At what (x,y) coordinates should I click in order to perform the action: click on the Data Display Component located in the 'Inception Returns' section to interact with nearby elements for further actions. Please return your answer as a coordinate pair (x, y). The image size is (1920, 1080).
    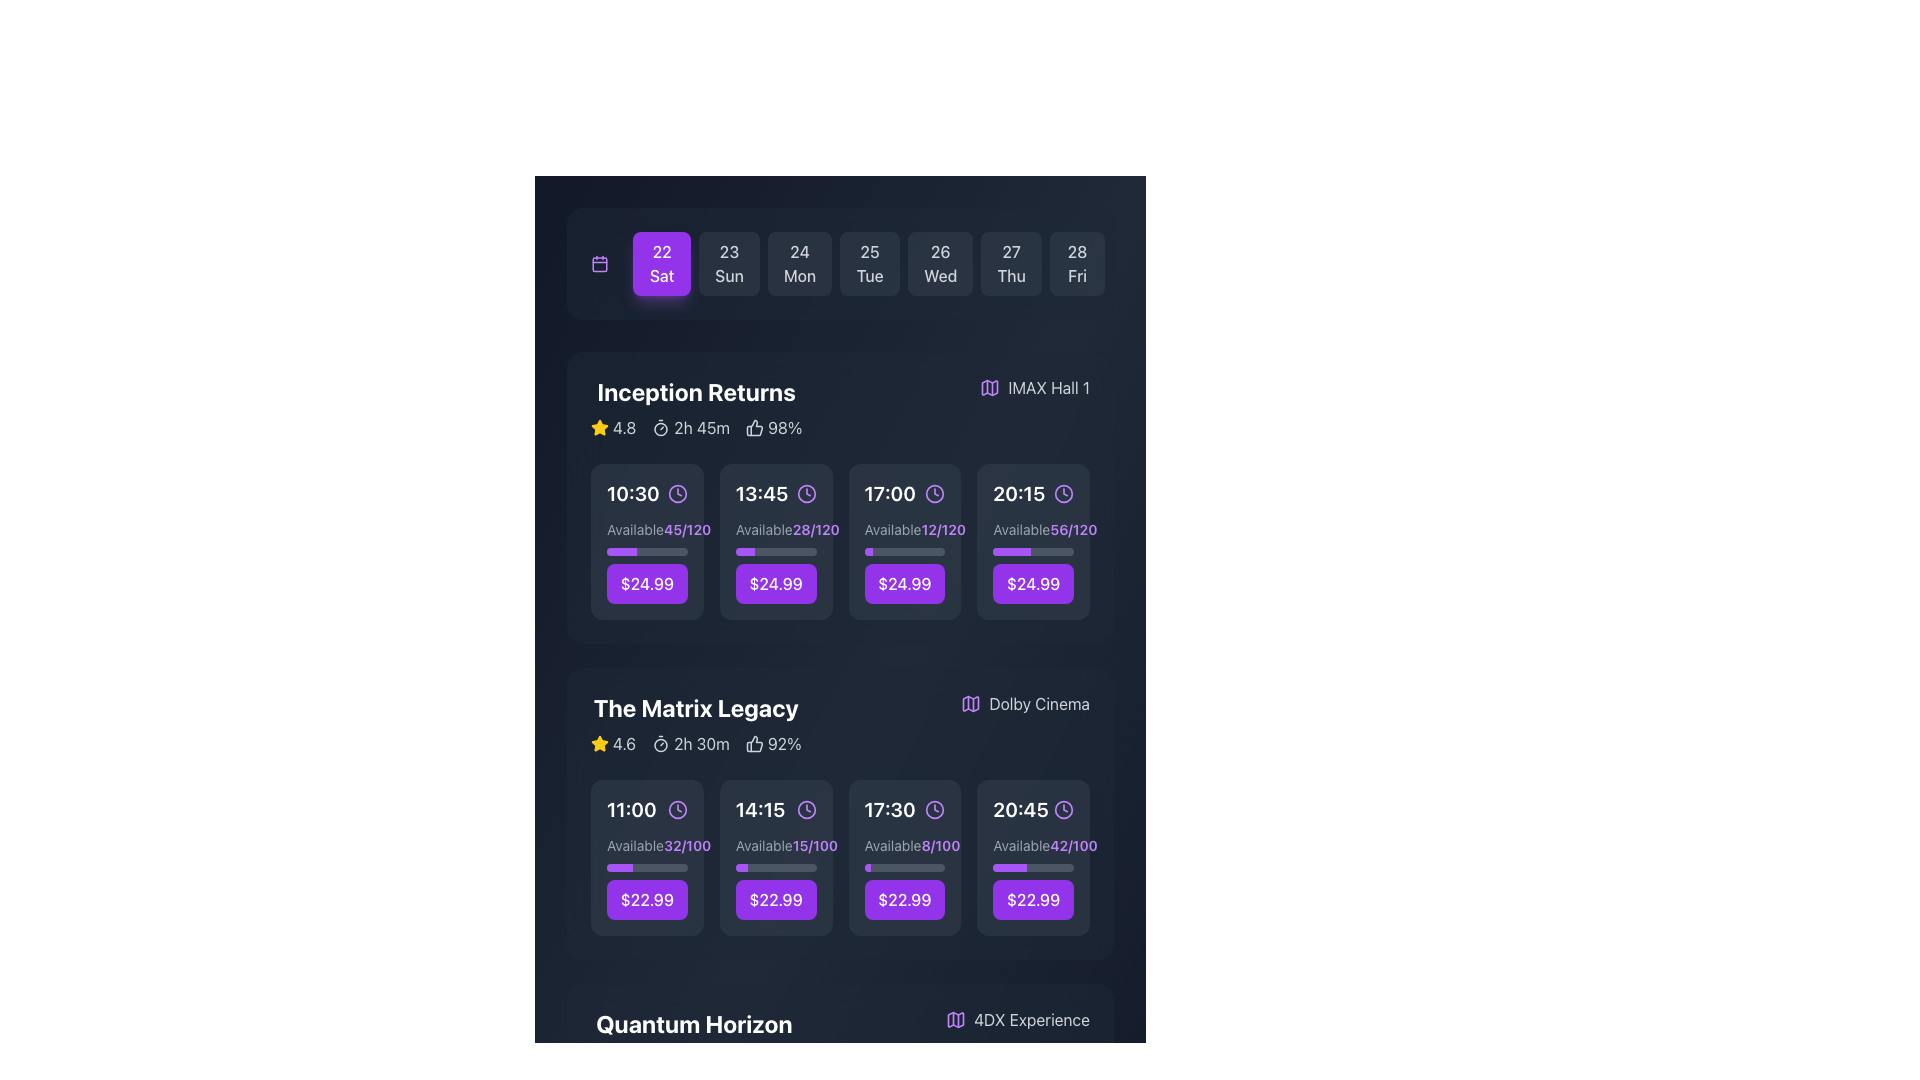
    Looking at the image, I should click on (696, 427).